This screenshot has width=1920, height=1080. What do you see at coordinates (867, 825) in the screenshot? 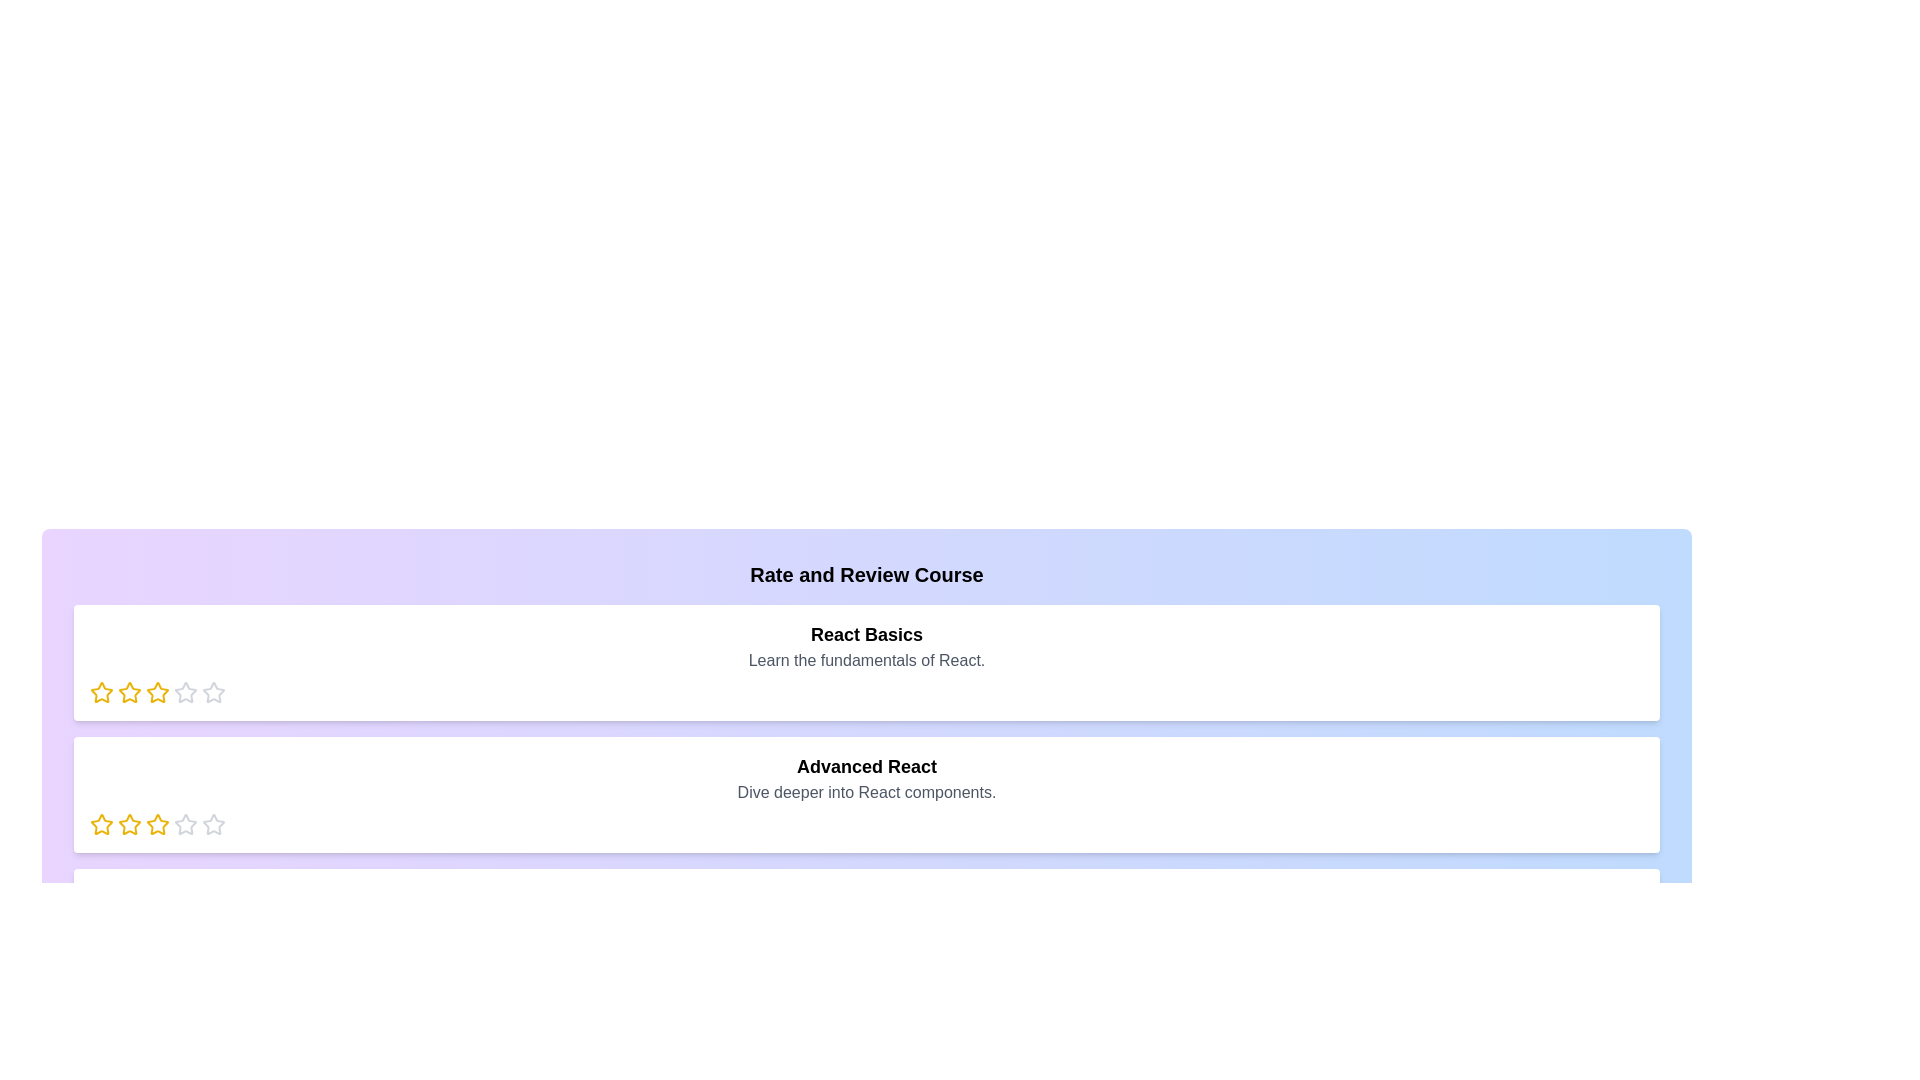
I see `a star in the Rating stars interface` at bounding box center [867, 825].